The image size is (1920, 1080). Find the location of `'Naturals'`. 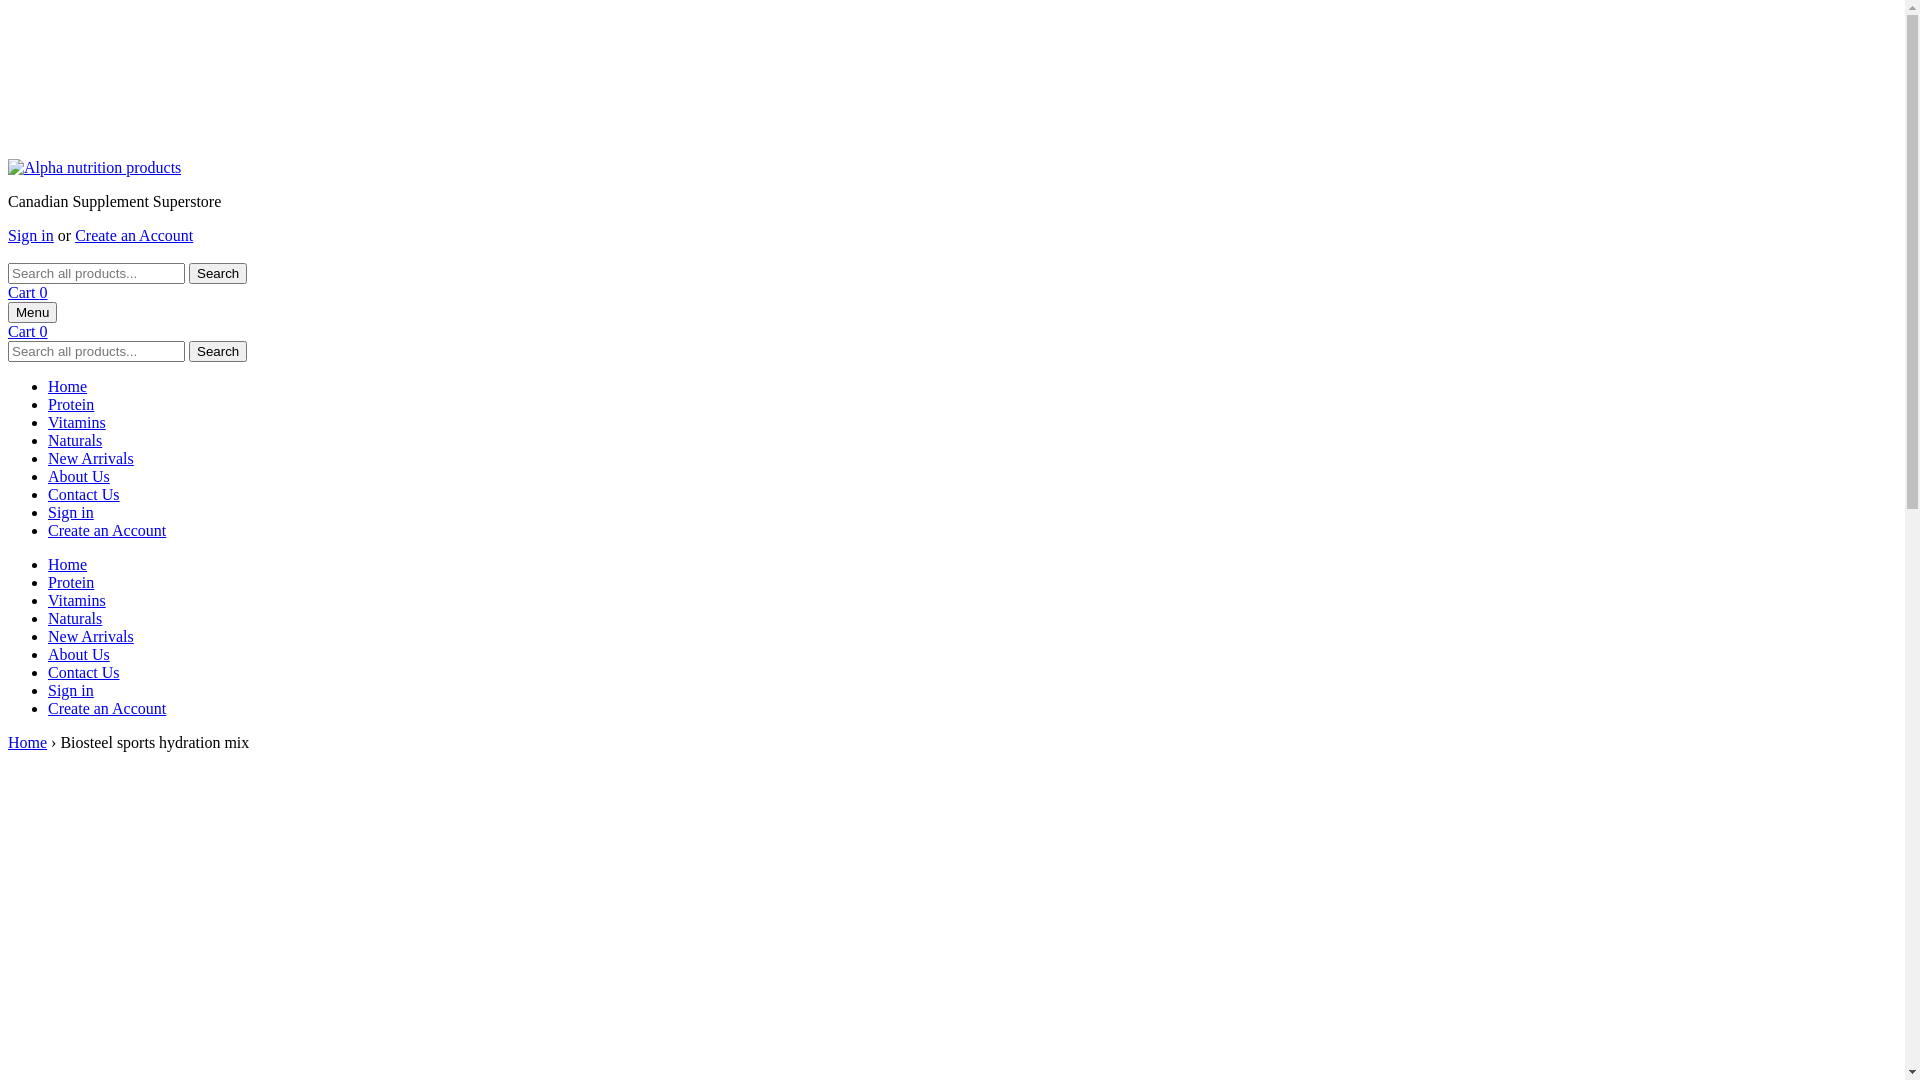

'Naturals' is located at coordinates (75, 617).